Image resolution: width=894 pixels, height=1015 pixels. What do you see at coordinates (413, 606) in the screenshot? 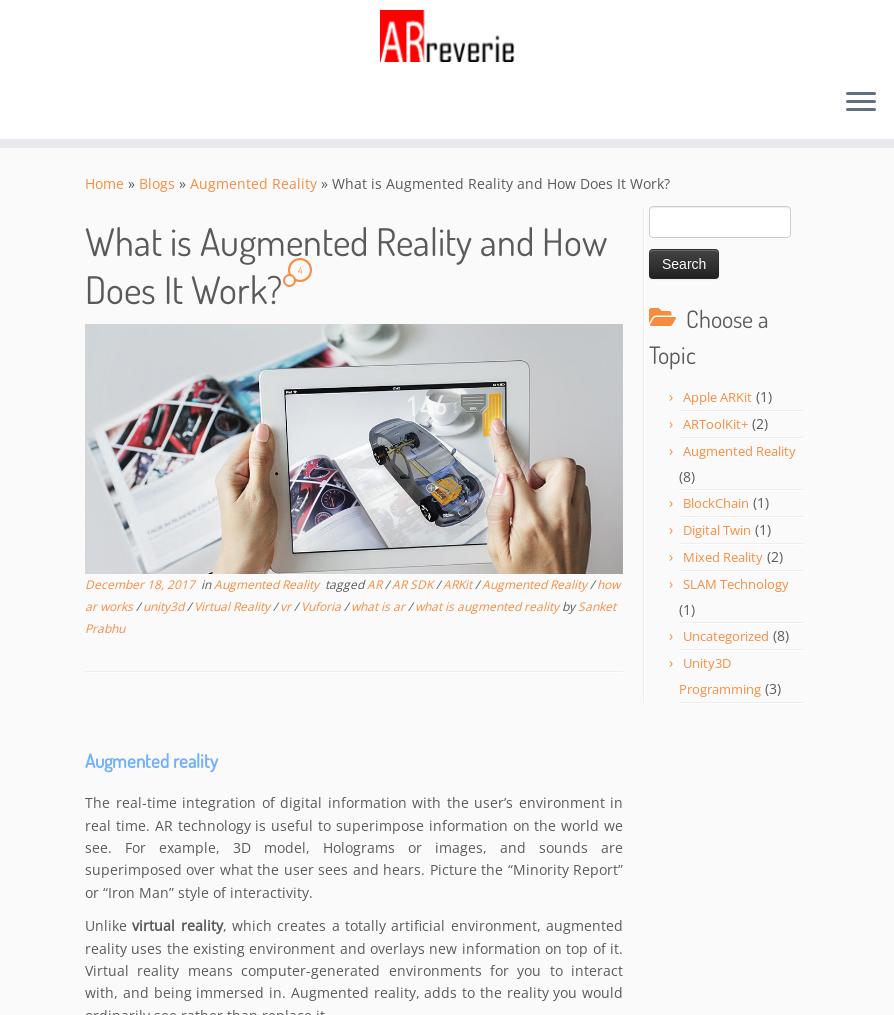
I see `'what is augmented reality'` at bounding box center [413, 606].